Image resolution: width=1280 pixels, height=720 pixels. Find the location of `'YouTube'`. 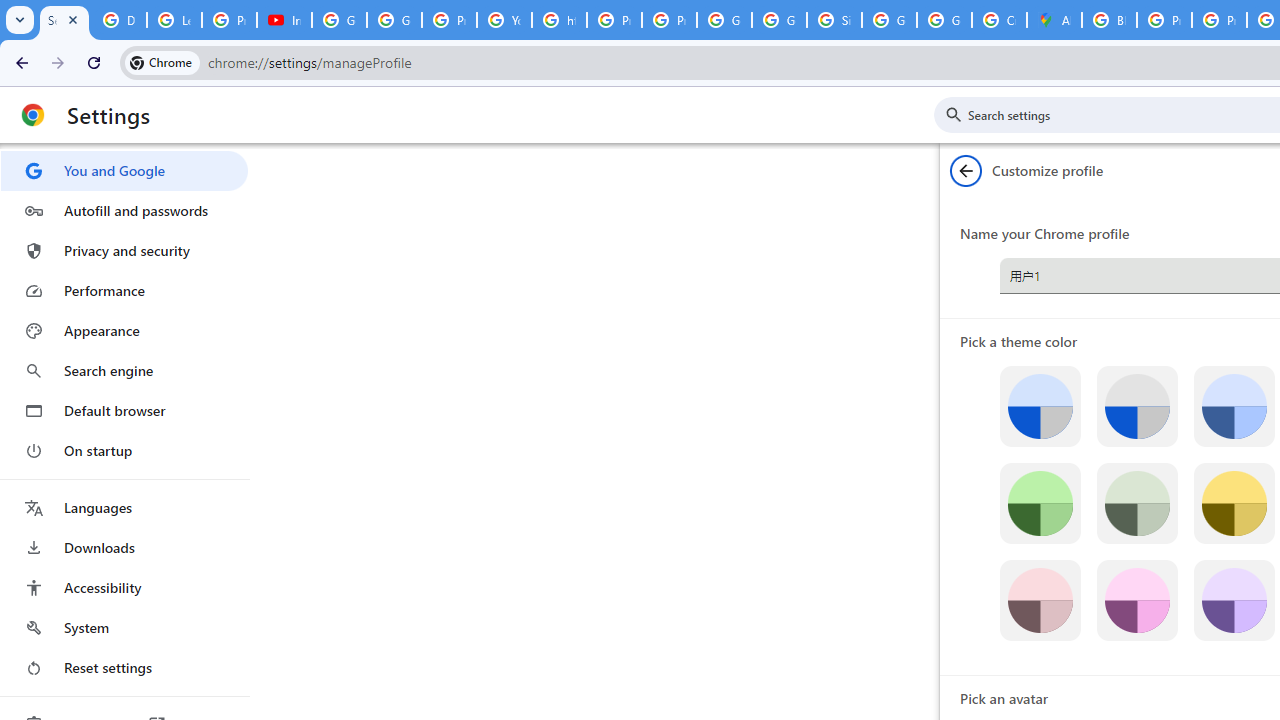

'YouTube' is located at coordinates (504, 20).